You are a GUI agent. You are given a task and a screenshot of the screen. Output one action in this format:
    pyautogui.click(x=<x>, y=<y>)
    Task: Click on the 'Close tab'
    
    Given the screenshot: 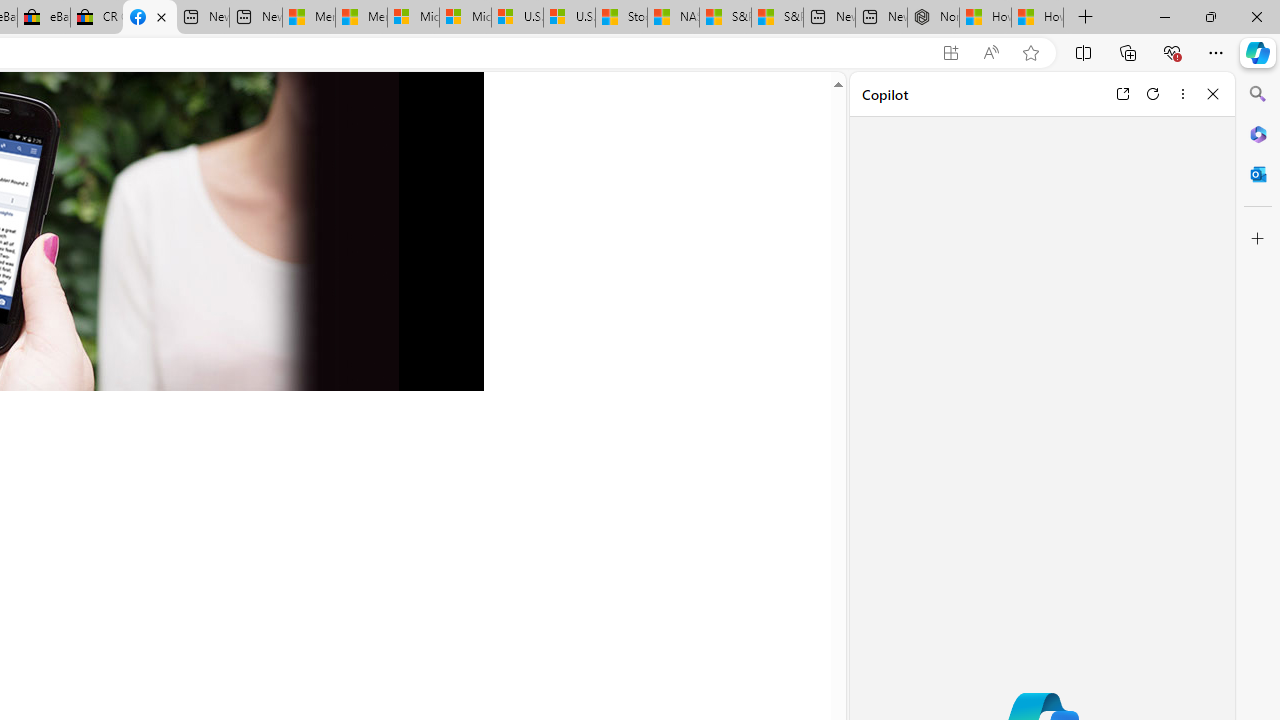 What is the action you would take?
    pyautogui.click(x=161, y=17)
    